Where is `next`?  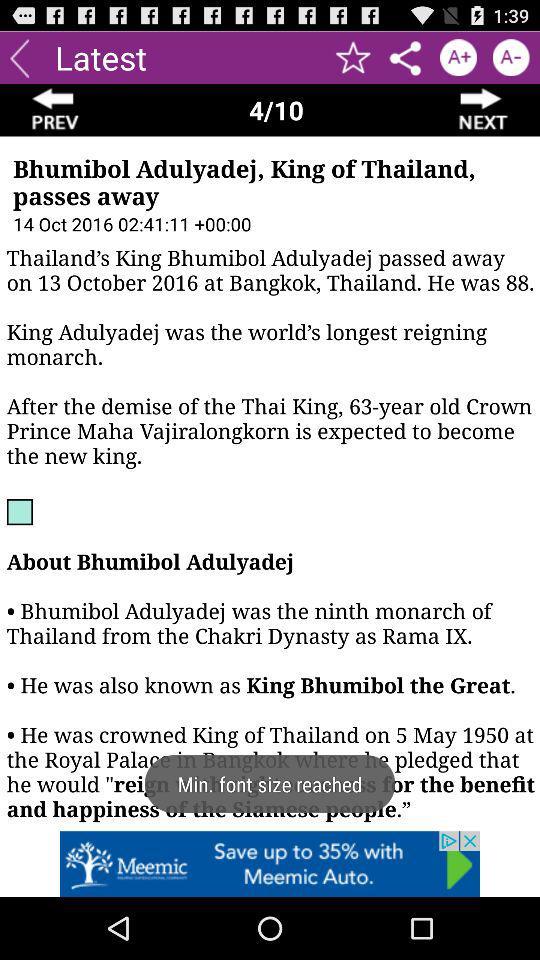
next is located at coordinates (483, 110).